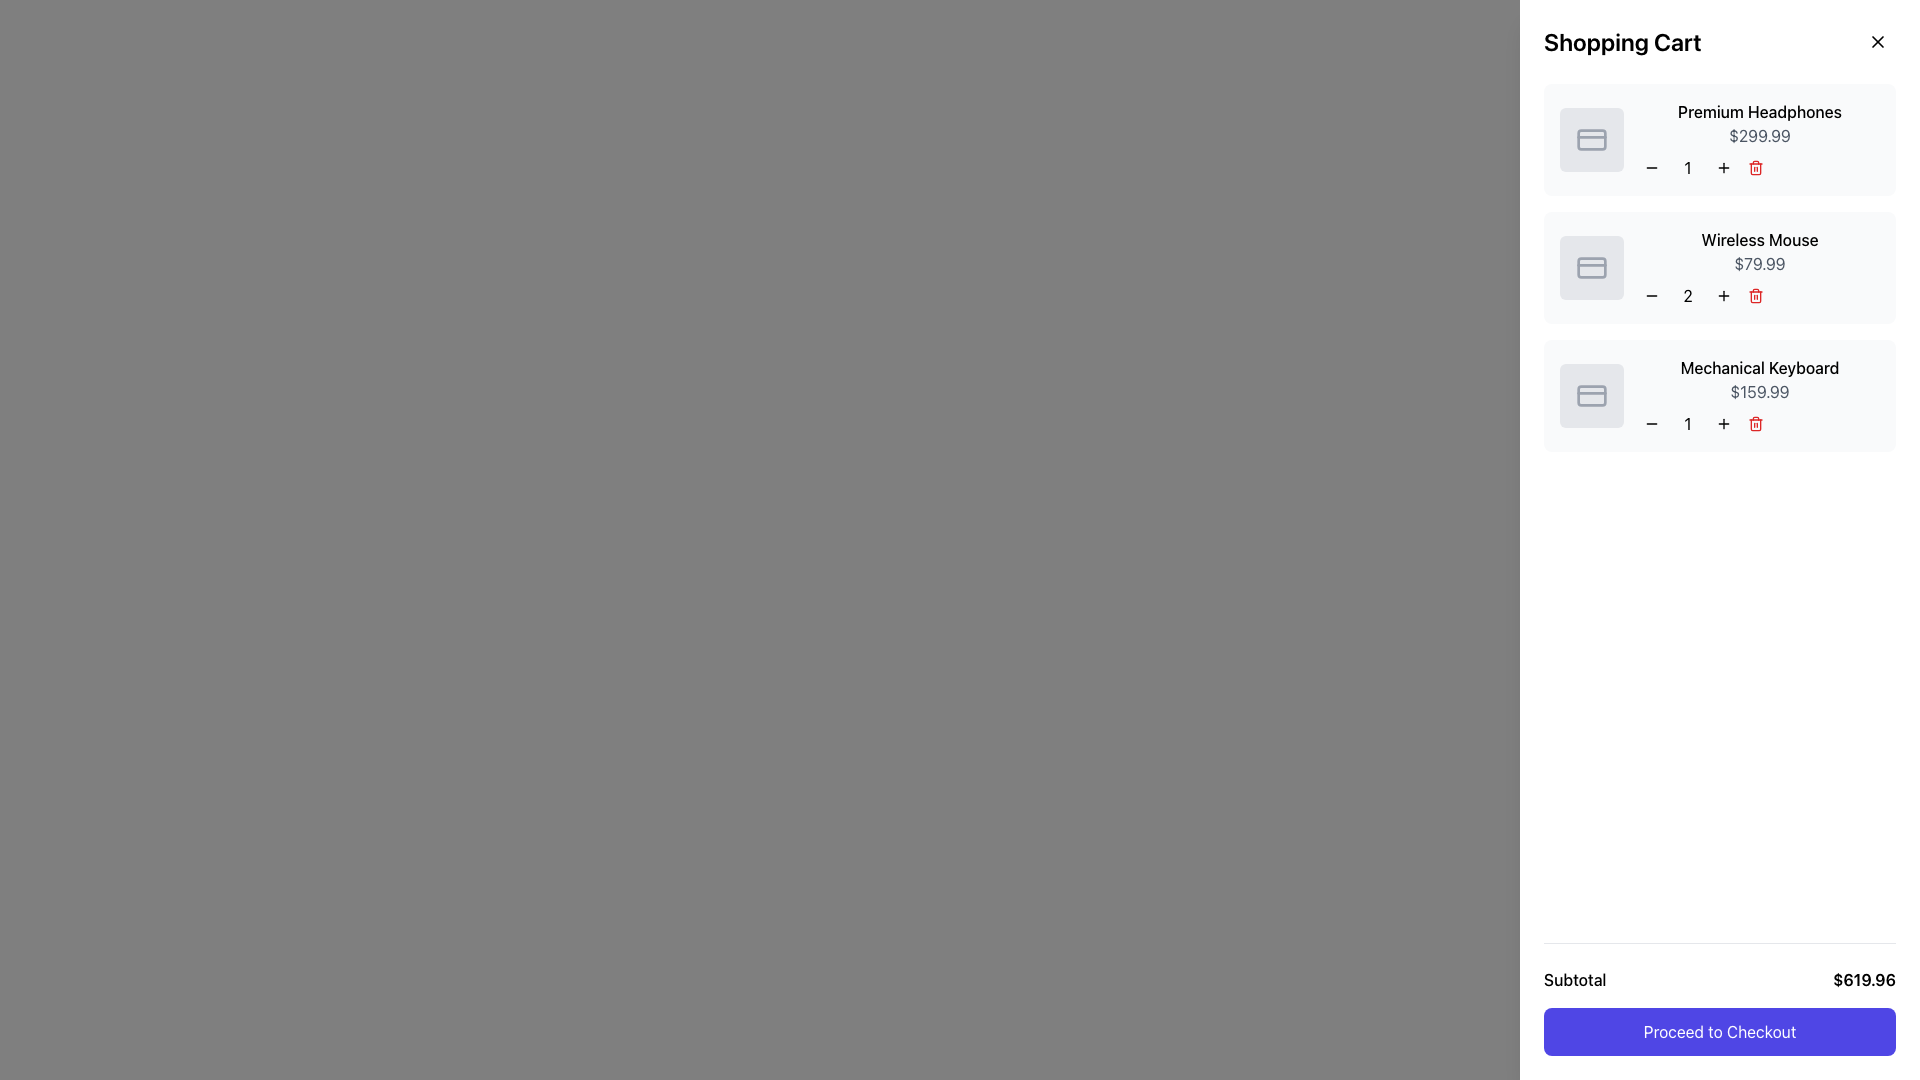  I want to click on the trash can icon located next to the 'Wireless Mouse' priced at $79.99, so click(1755, 297).